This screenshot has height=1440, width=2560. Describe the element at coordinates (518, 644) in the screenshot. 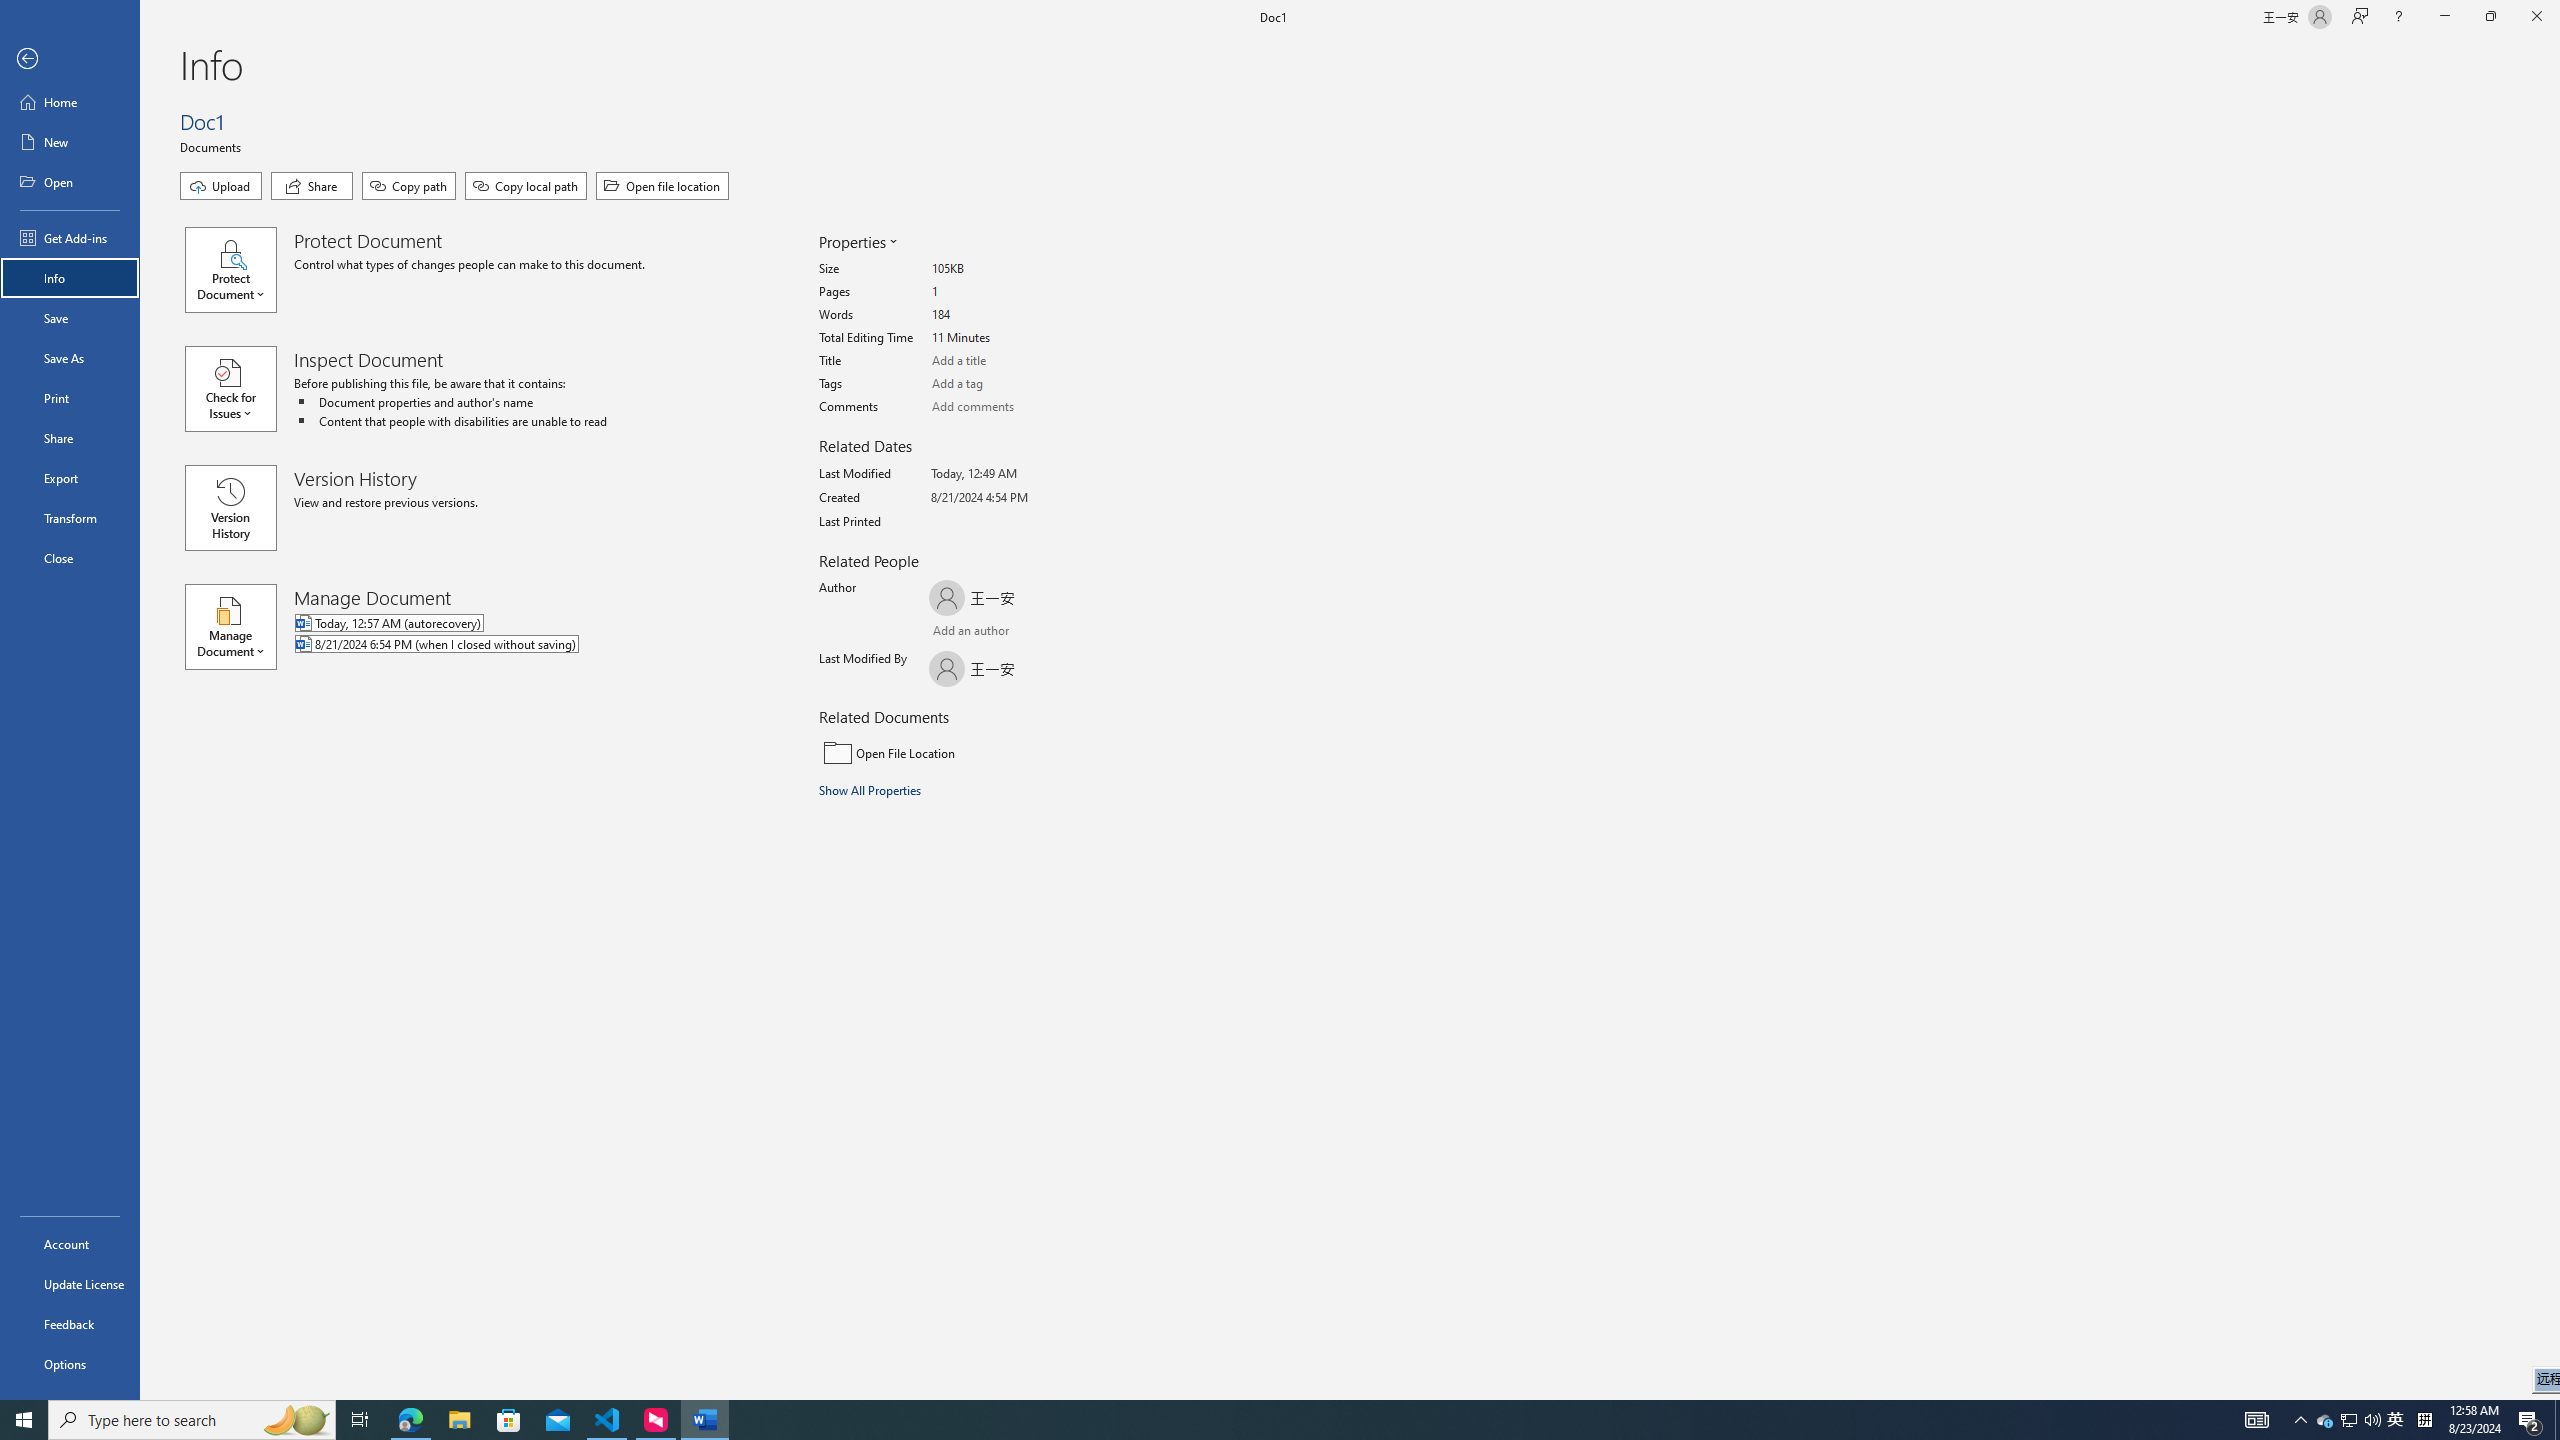

I see `' 8/21/2024 6:54 PM (when I closed without saving)'` at that location.